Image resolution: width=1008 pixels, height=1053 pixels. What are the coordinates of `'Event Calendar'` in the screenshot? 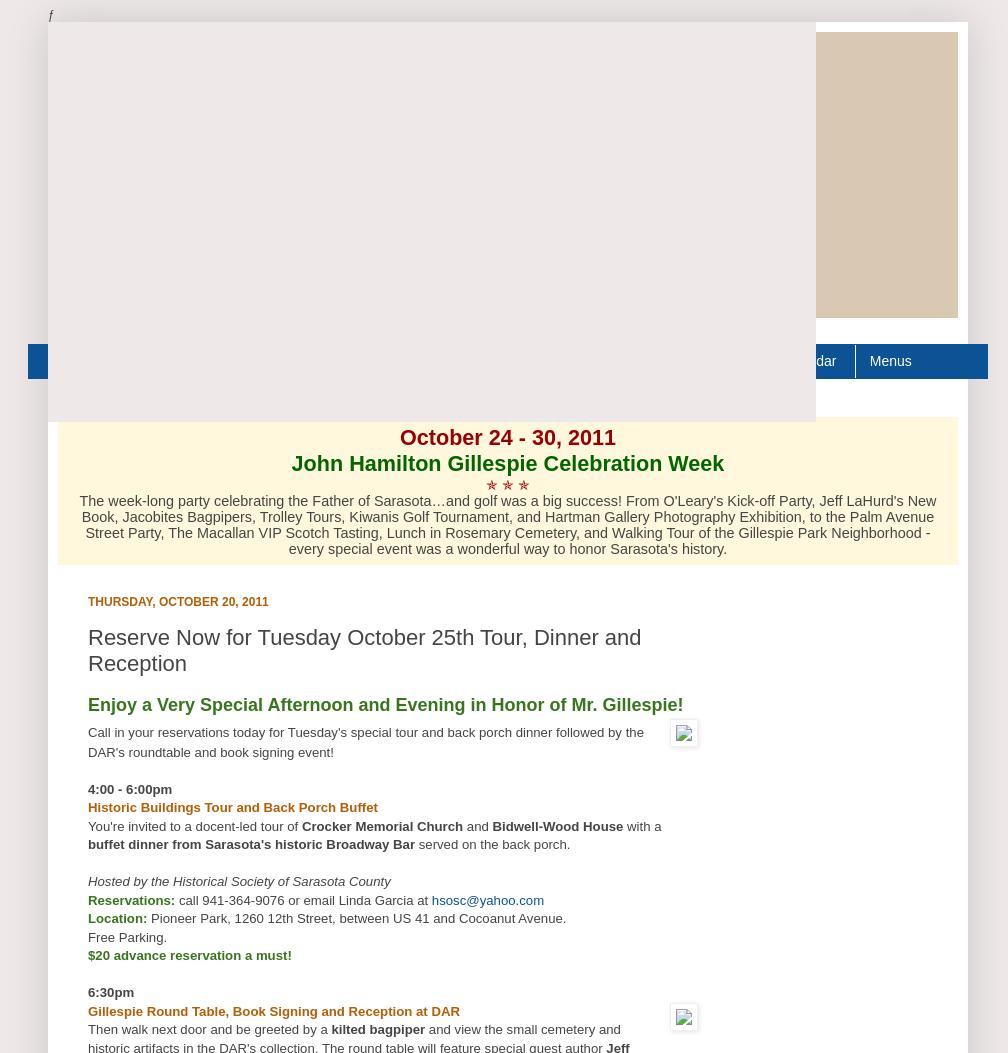 It's located at (787, 359).